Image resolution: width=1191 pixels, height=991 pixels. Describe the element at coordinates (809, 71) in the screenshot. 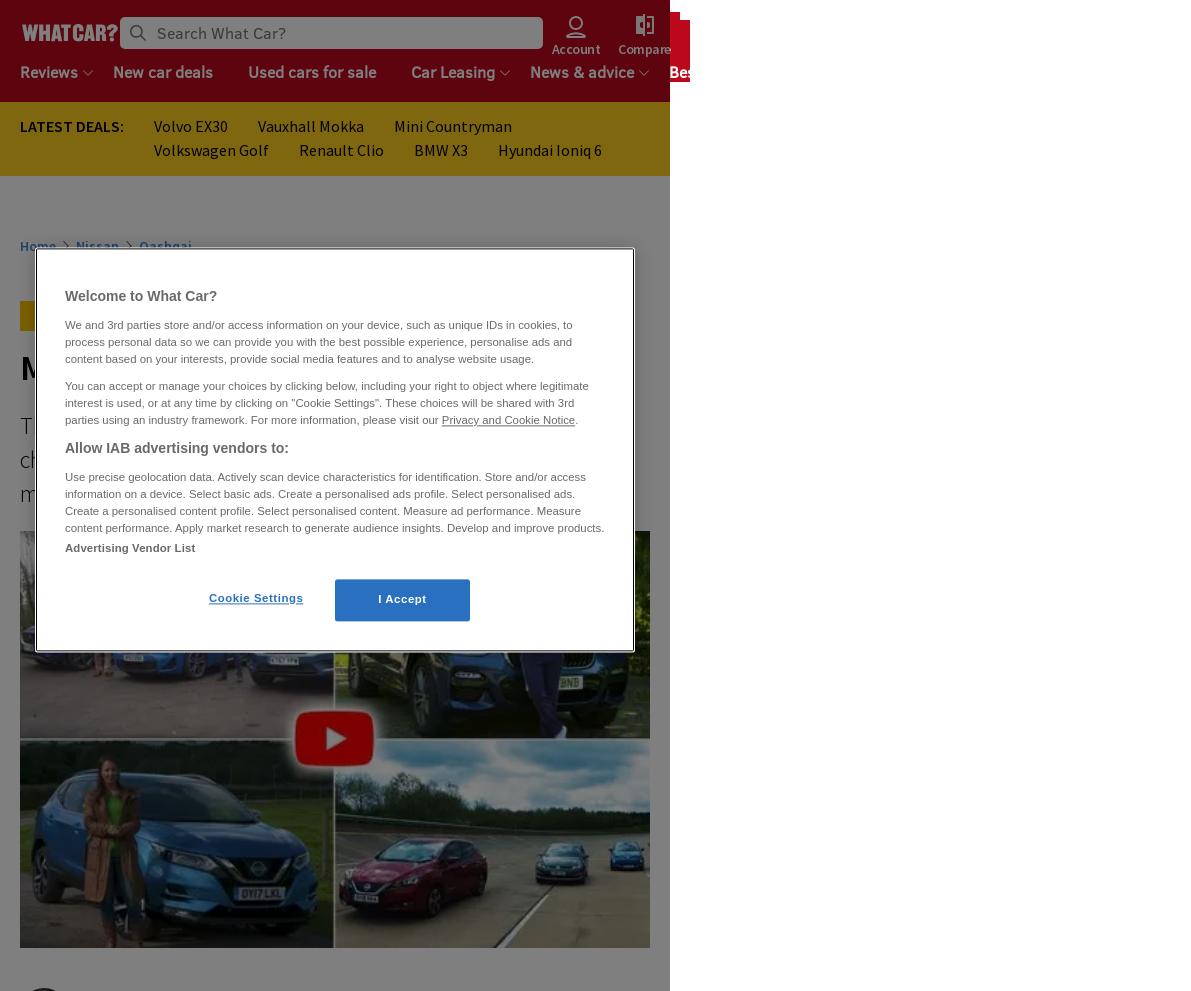

I see `'Tools & services'` at that location.